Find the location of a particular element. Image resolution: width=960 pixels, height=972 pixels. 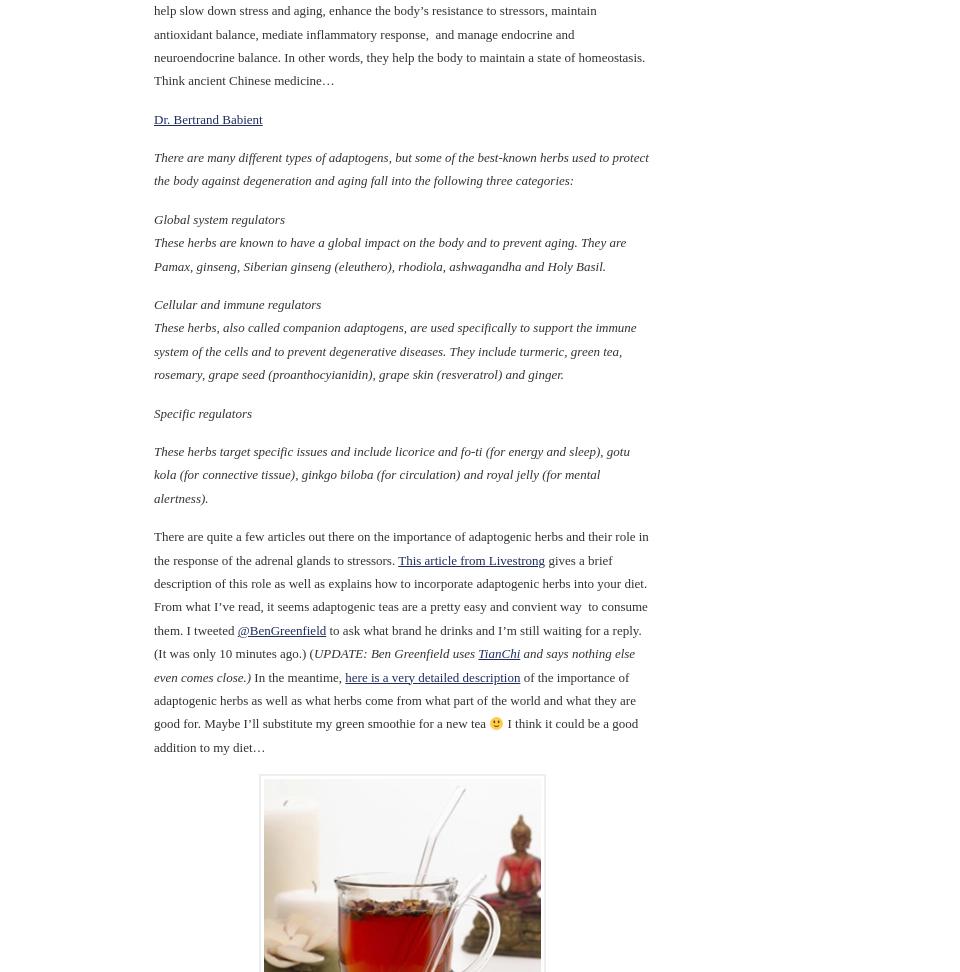

'I think it could be a good addition to my diet…' is located at coordinates (395, 735).